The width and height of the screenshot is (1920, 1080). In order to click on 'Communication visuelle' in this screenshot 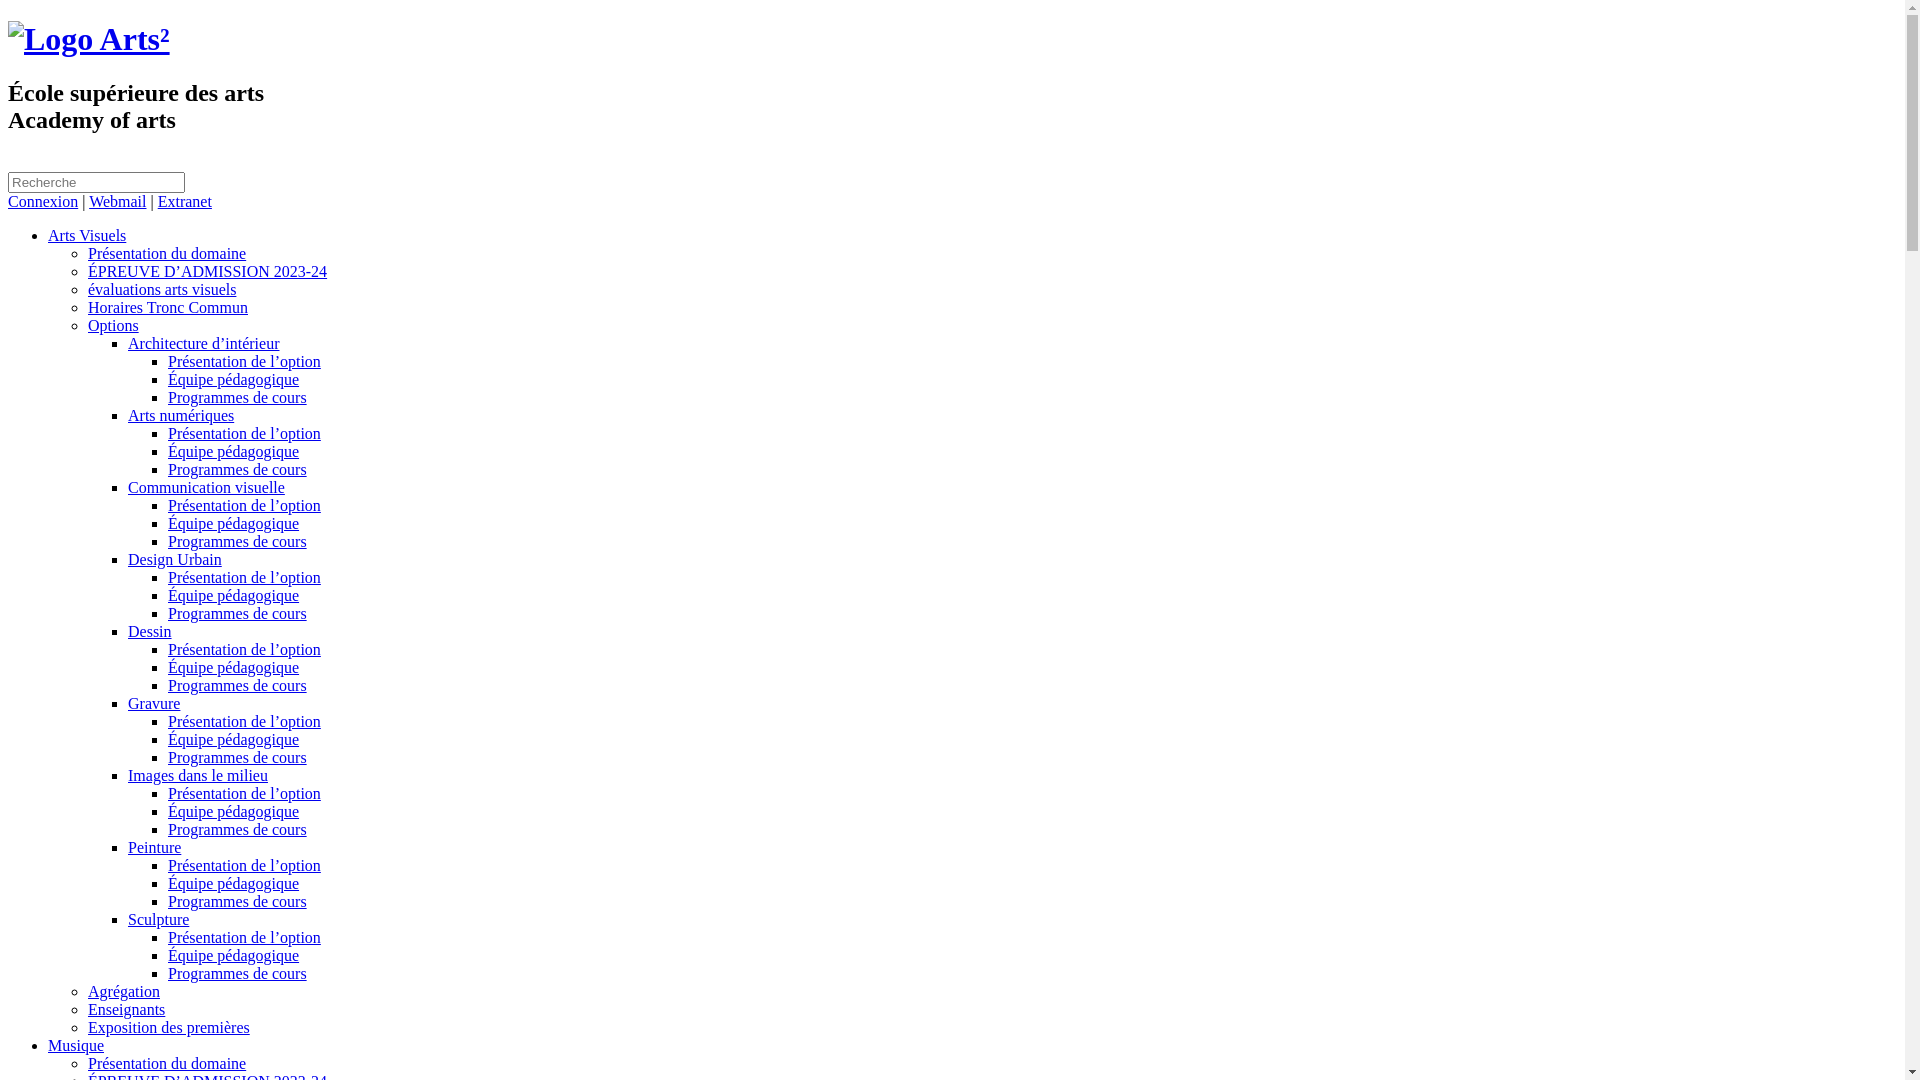, I will do `click(206, 487)`.